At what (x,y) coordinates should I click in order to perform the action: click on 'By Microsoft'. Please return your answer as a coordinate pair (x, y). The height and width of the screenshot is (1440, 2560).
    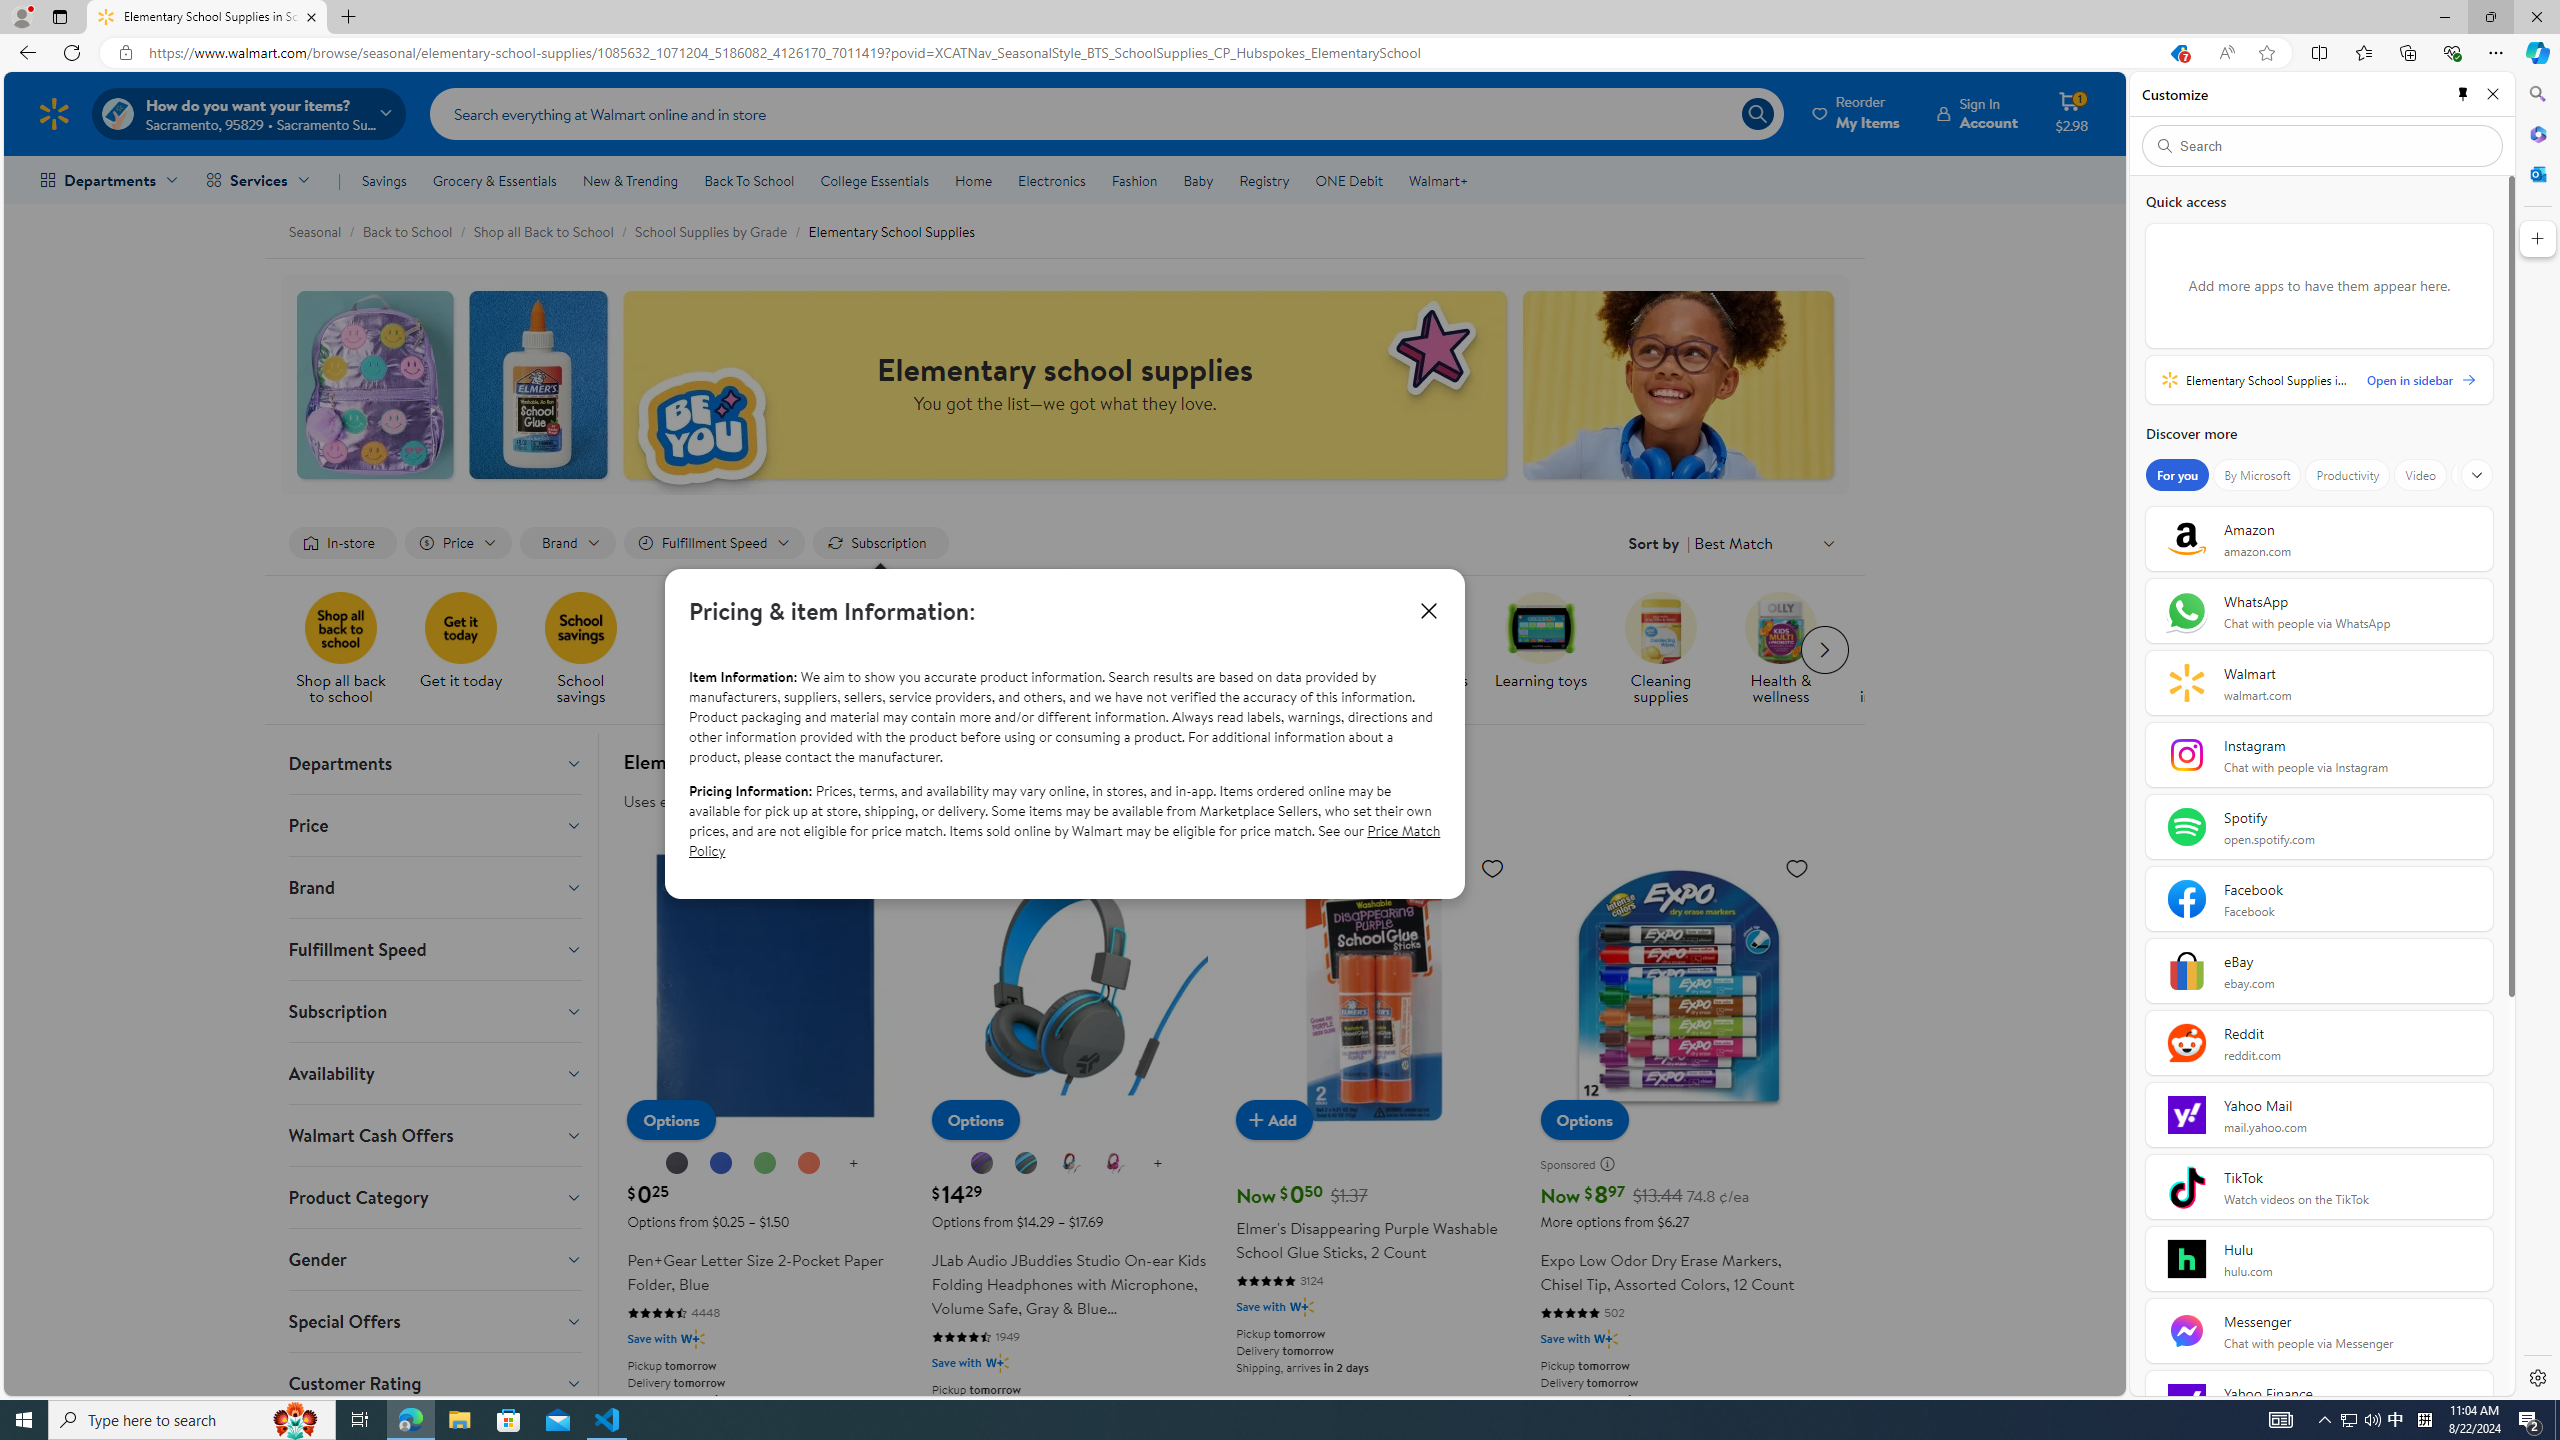
    Looking at the image, I should click on (2255, 474).